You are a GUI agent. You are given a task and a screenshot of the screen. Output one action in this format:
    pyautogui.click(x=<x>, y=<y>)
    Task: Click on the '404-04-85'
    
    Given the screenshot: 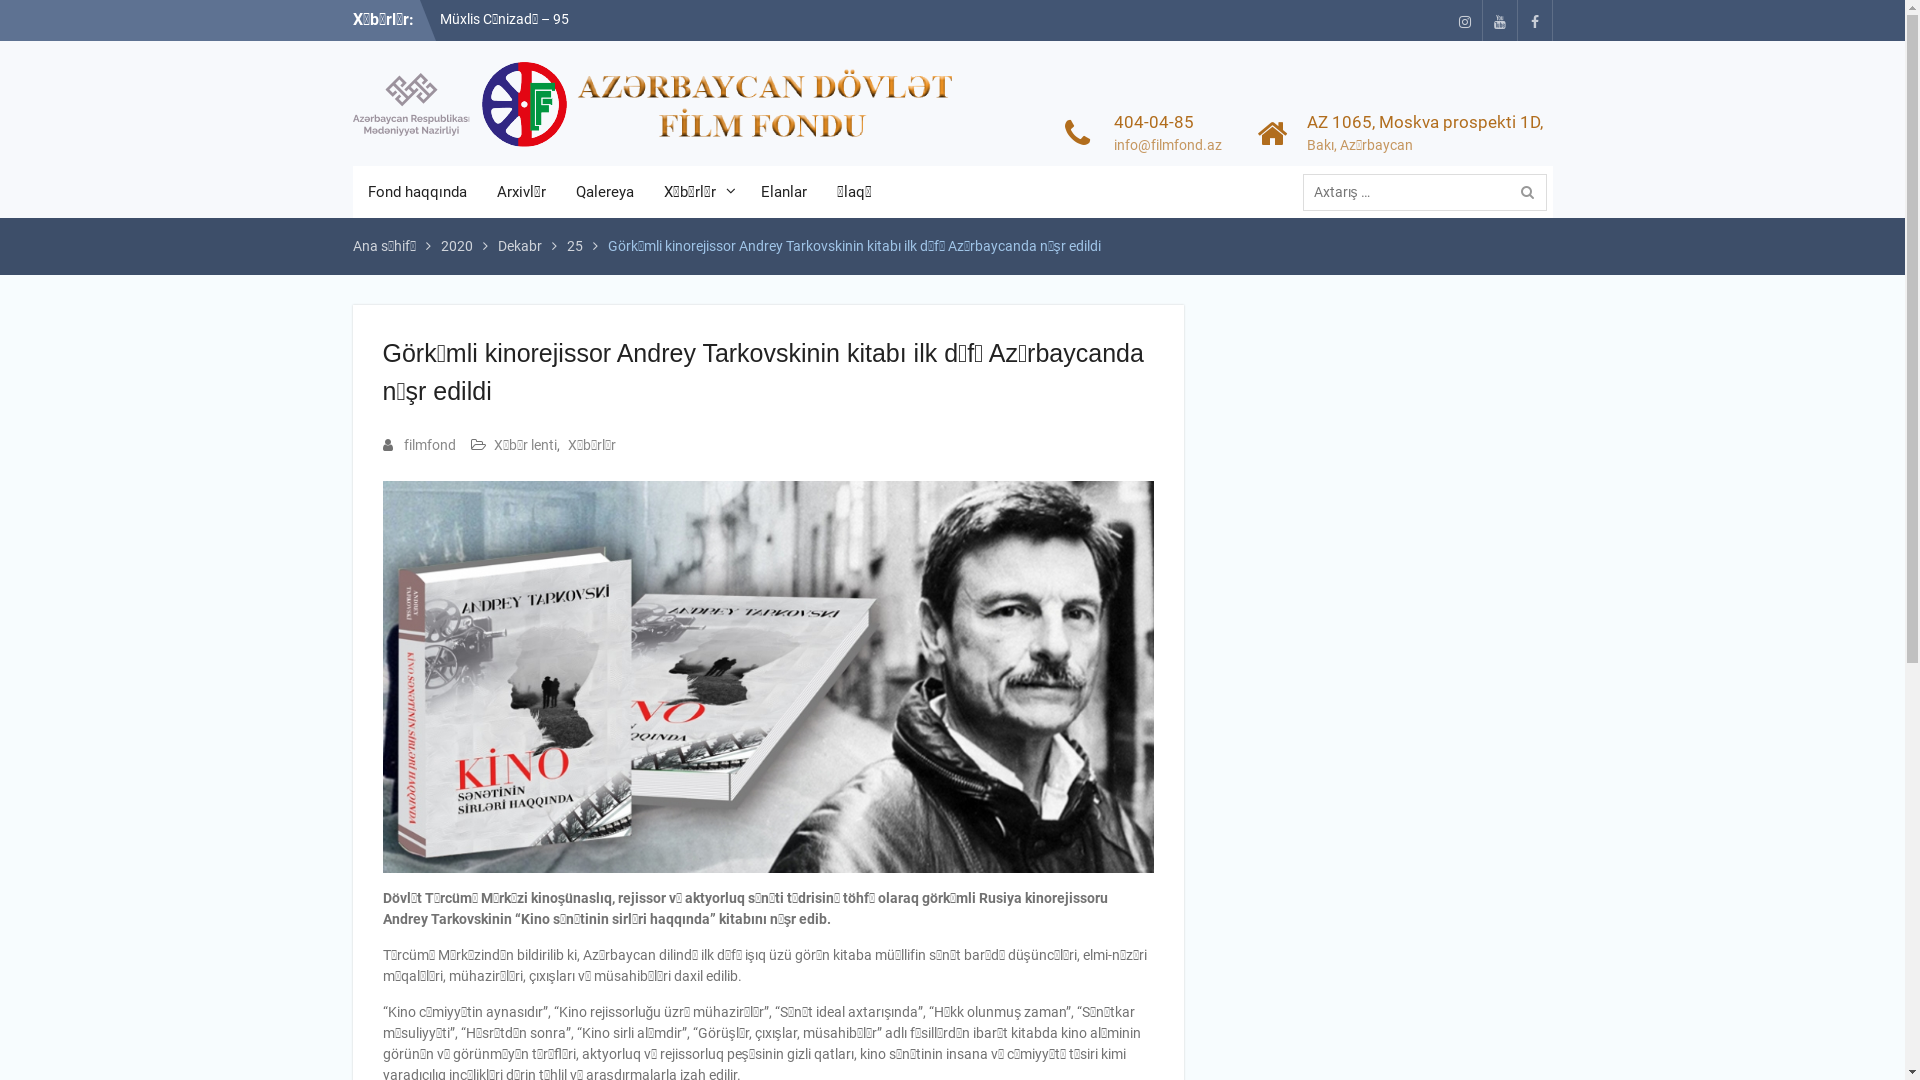 What is the action you would take?
    pyautogui.click(x=1166, y=123)
    